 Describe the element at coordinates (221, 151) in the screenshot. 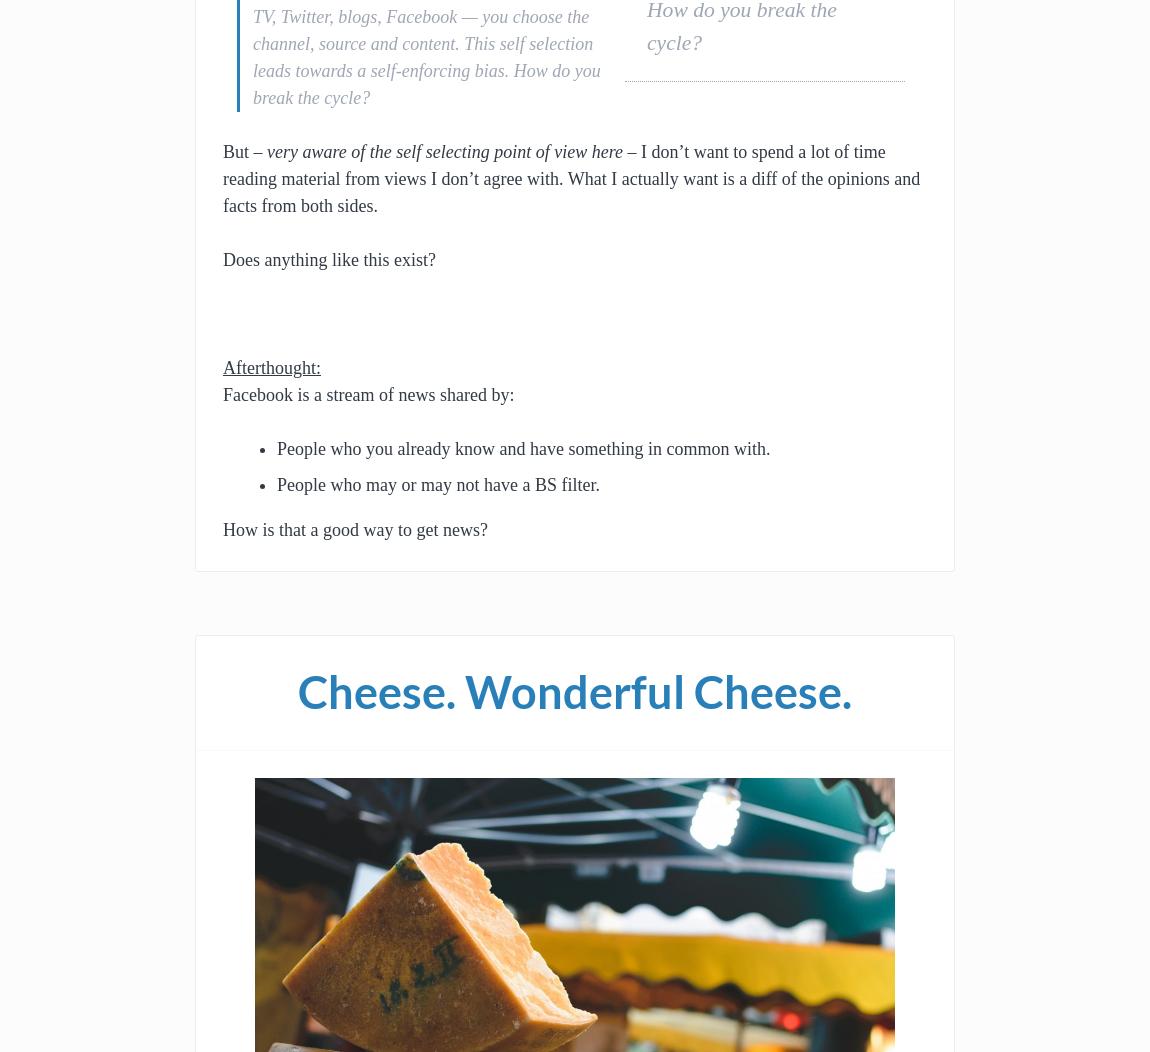

I see `'But –'` at that location.